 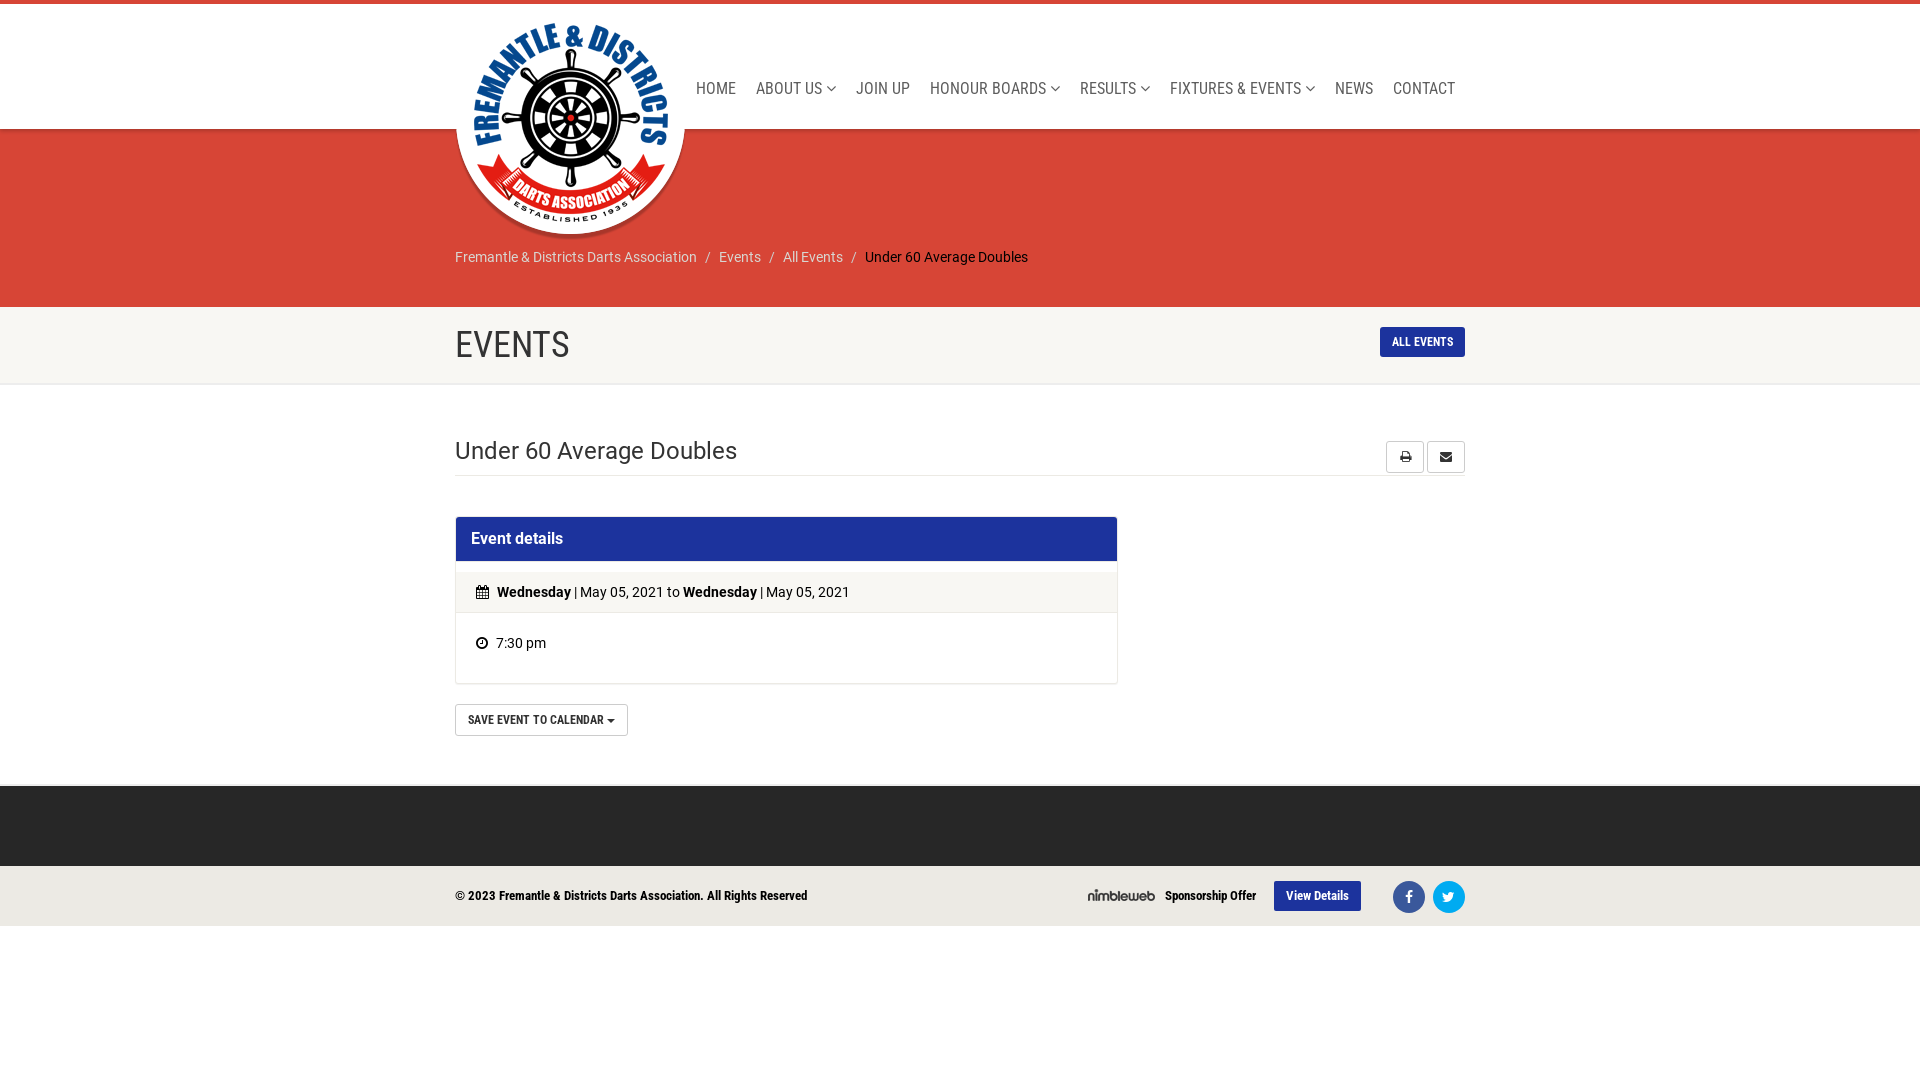 What do you see at coordinates (541, 720) in the screenshot?
I see `'SAVE EVENT TO CALENDAR'` at bounding box center [541, 720].